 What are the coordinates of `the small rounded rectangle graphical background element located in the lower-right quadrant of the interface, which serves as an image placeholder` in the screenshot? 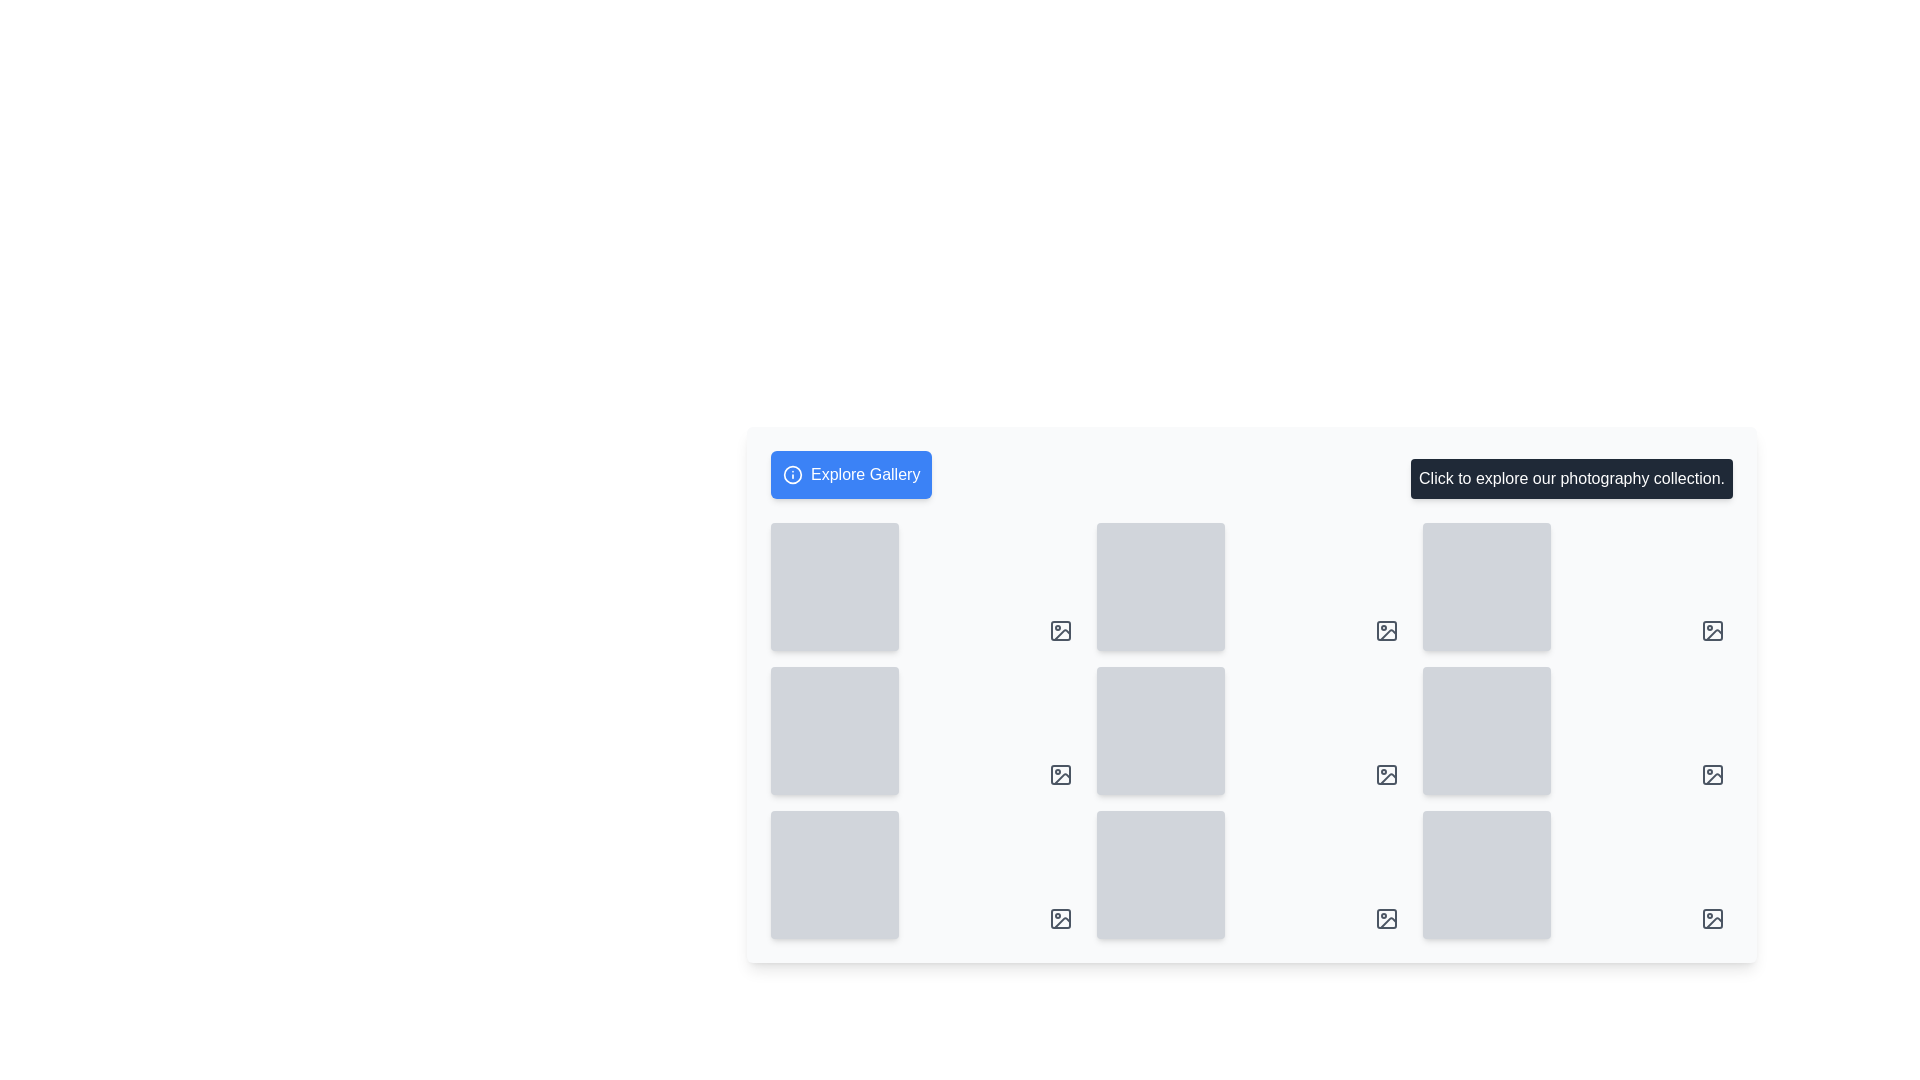 It's located at (1712, 774).